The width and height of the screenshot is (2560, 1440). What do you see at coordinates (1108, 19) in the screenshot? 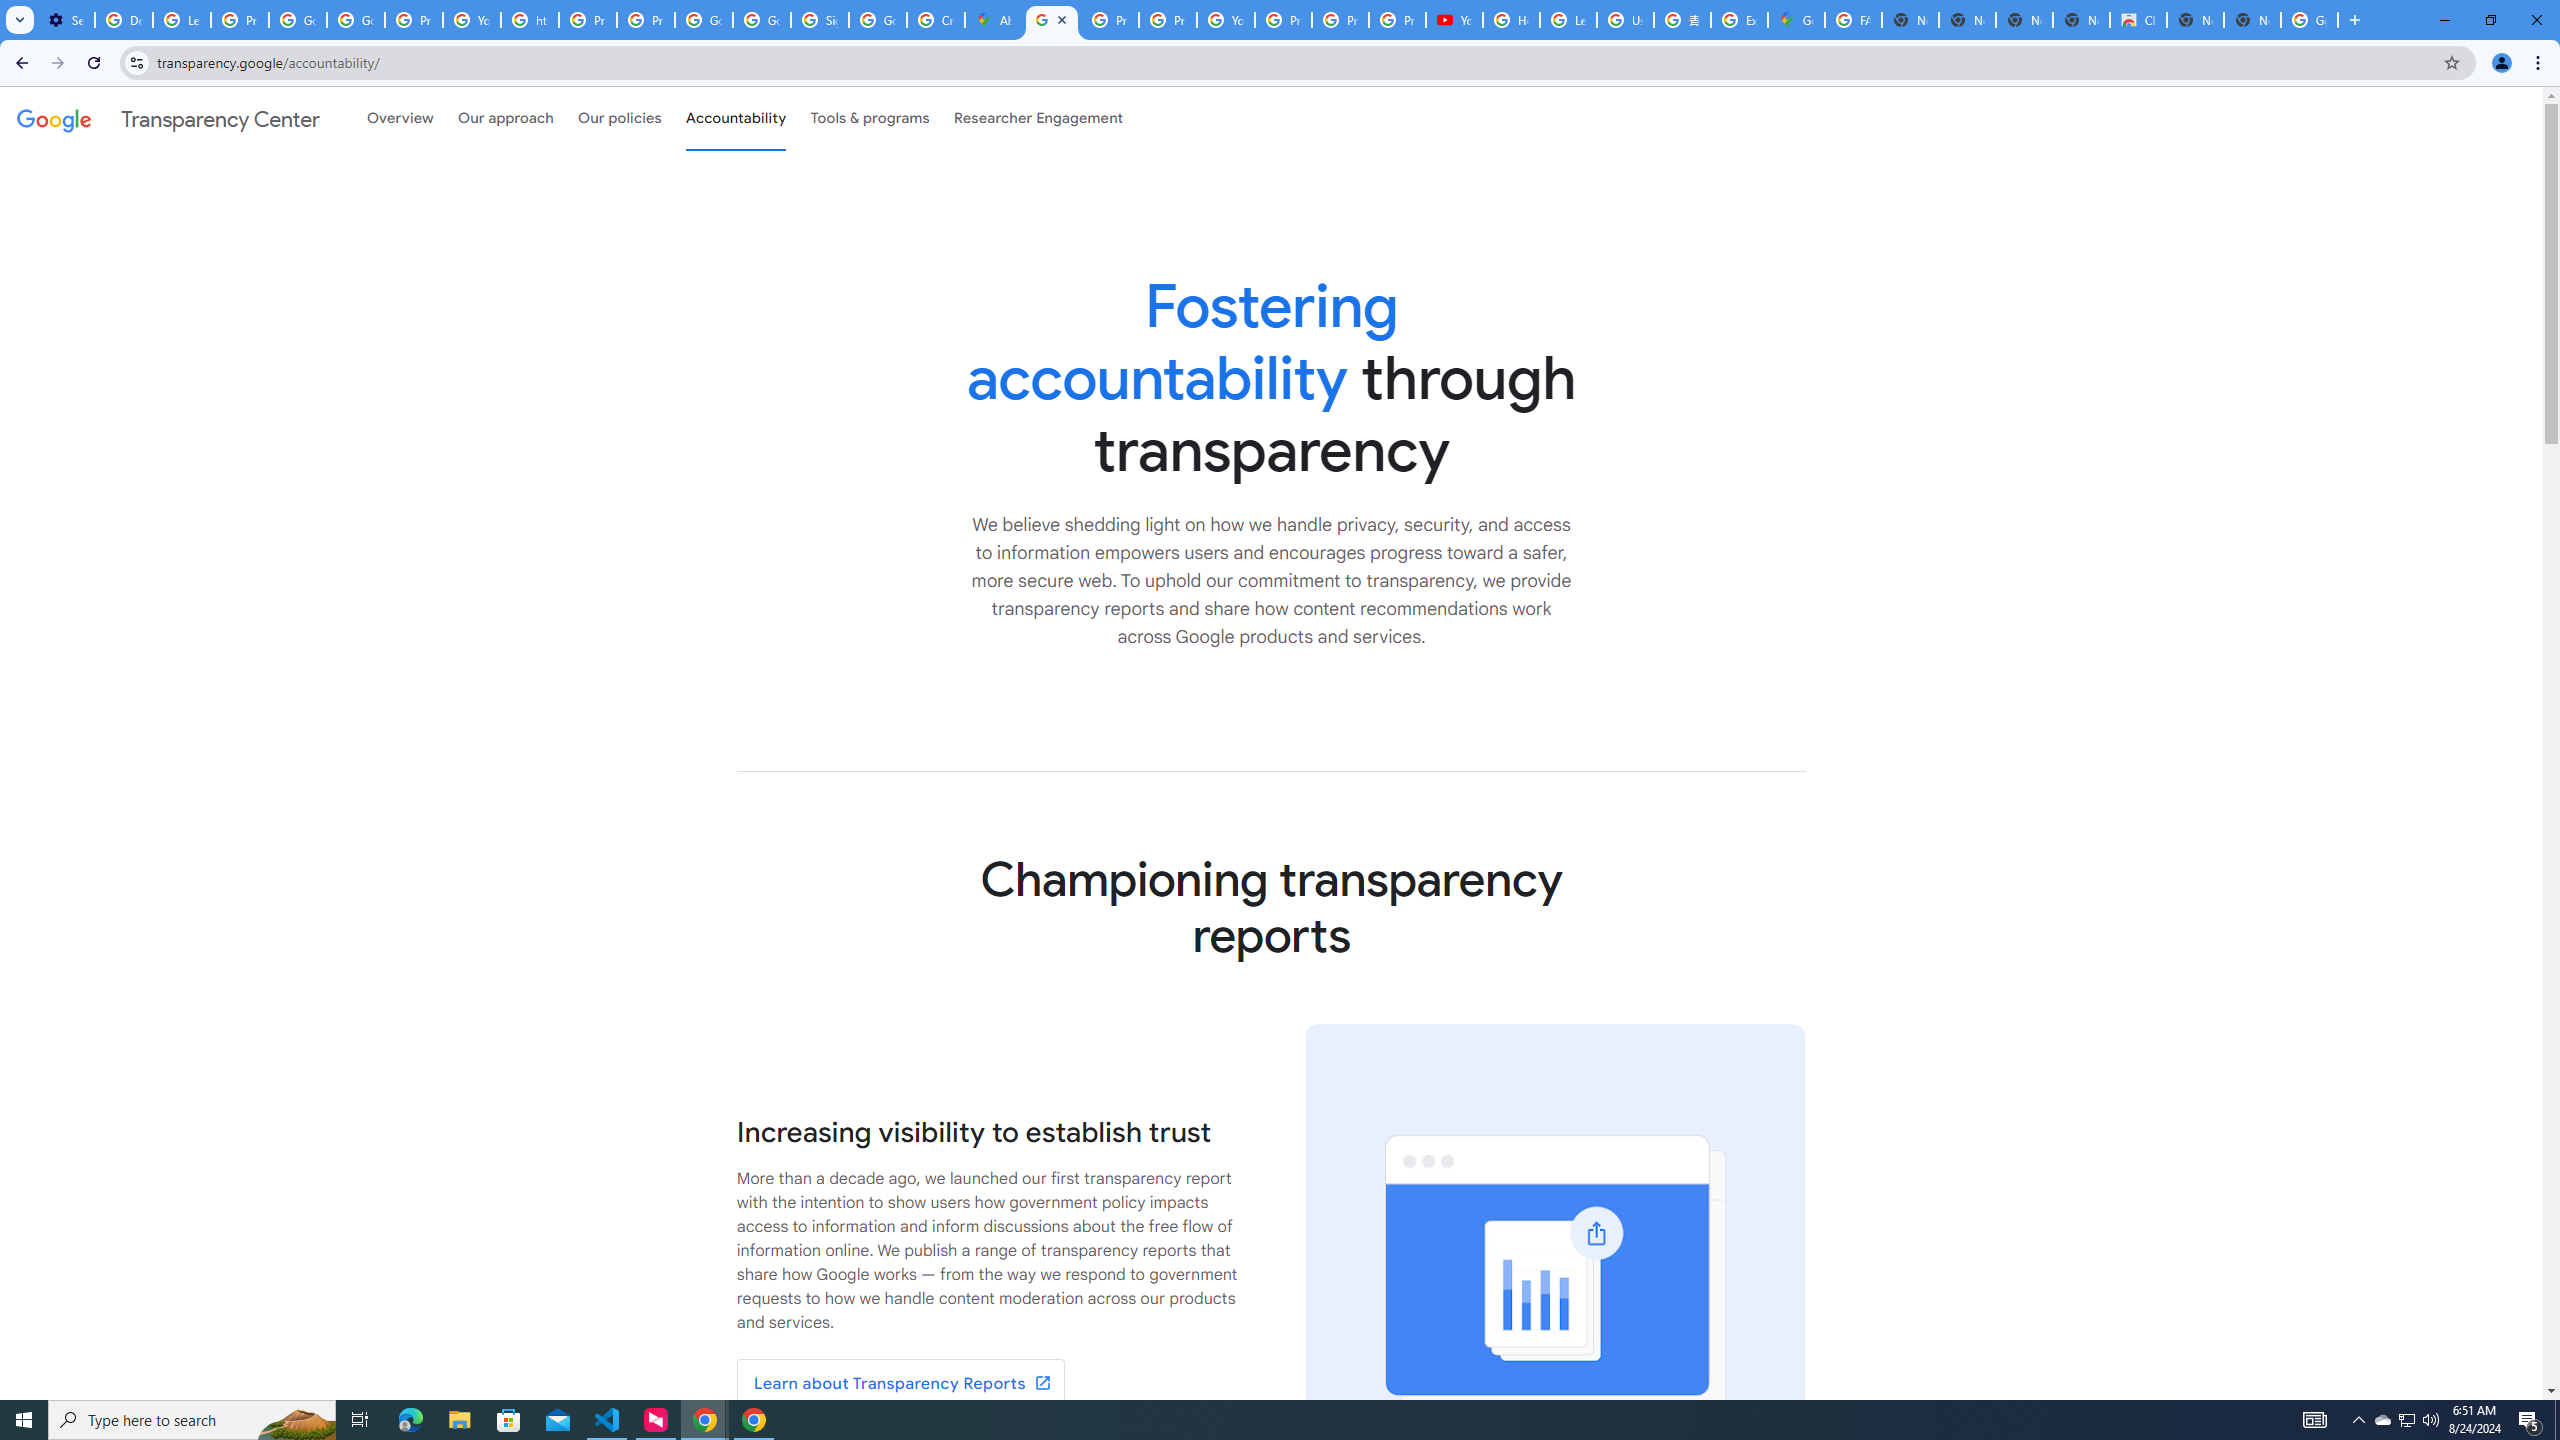
I see `'Privacy Help Center - Policies Help'` at bounding box center [1108, 19].